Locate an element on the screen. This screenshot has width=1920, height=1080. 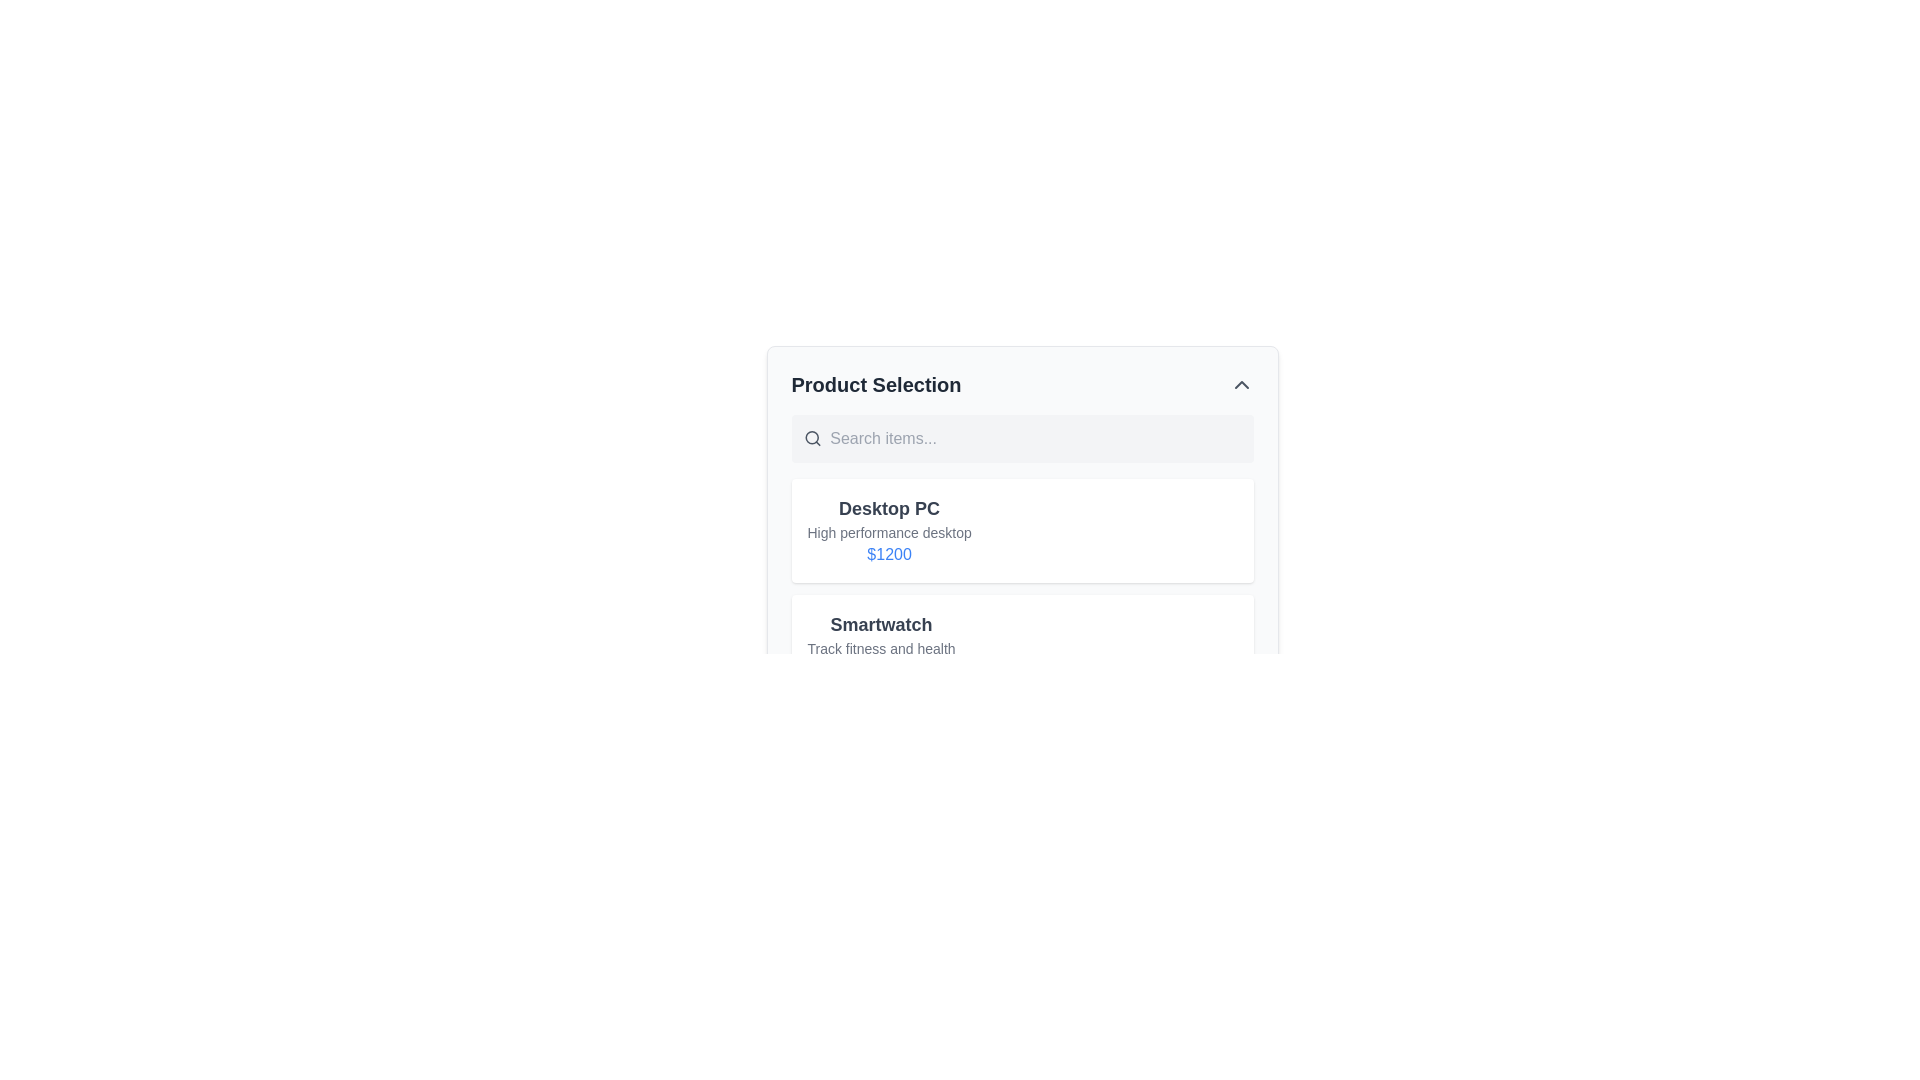
the search icon located within the search bar at the top of the product selection panel, which signifies search functionality and is positioned to the left of the text input field labeled 'Search items...' is located at coordinates (812, 438).